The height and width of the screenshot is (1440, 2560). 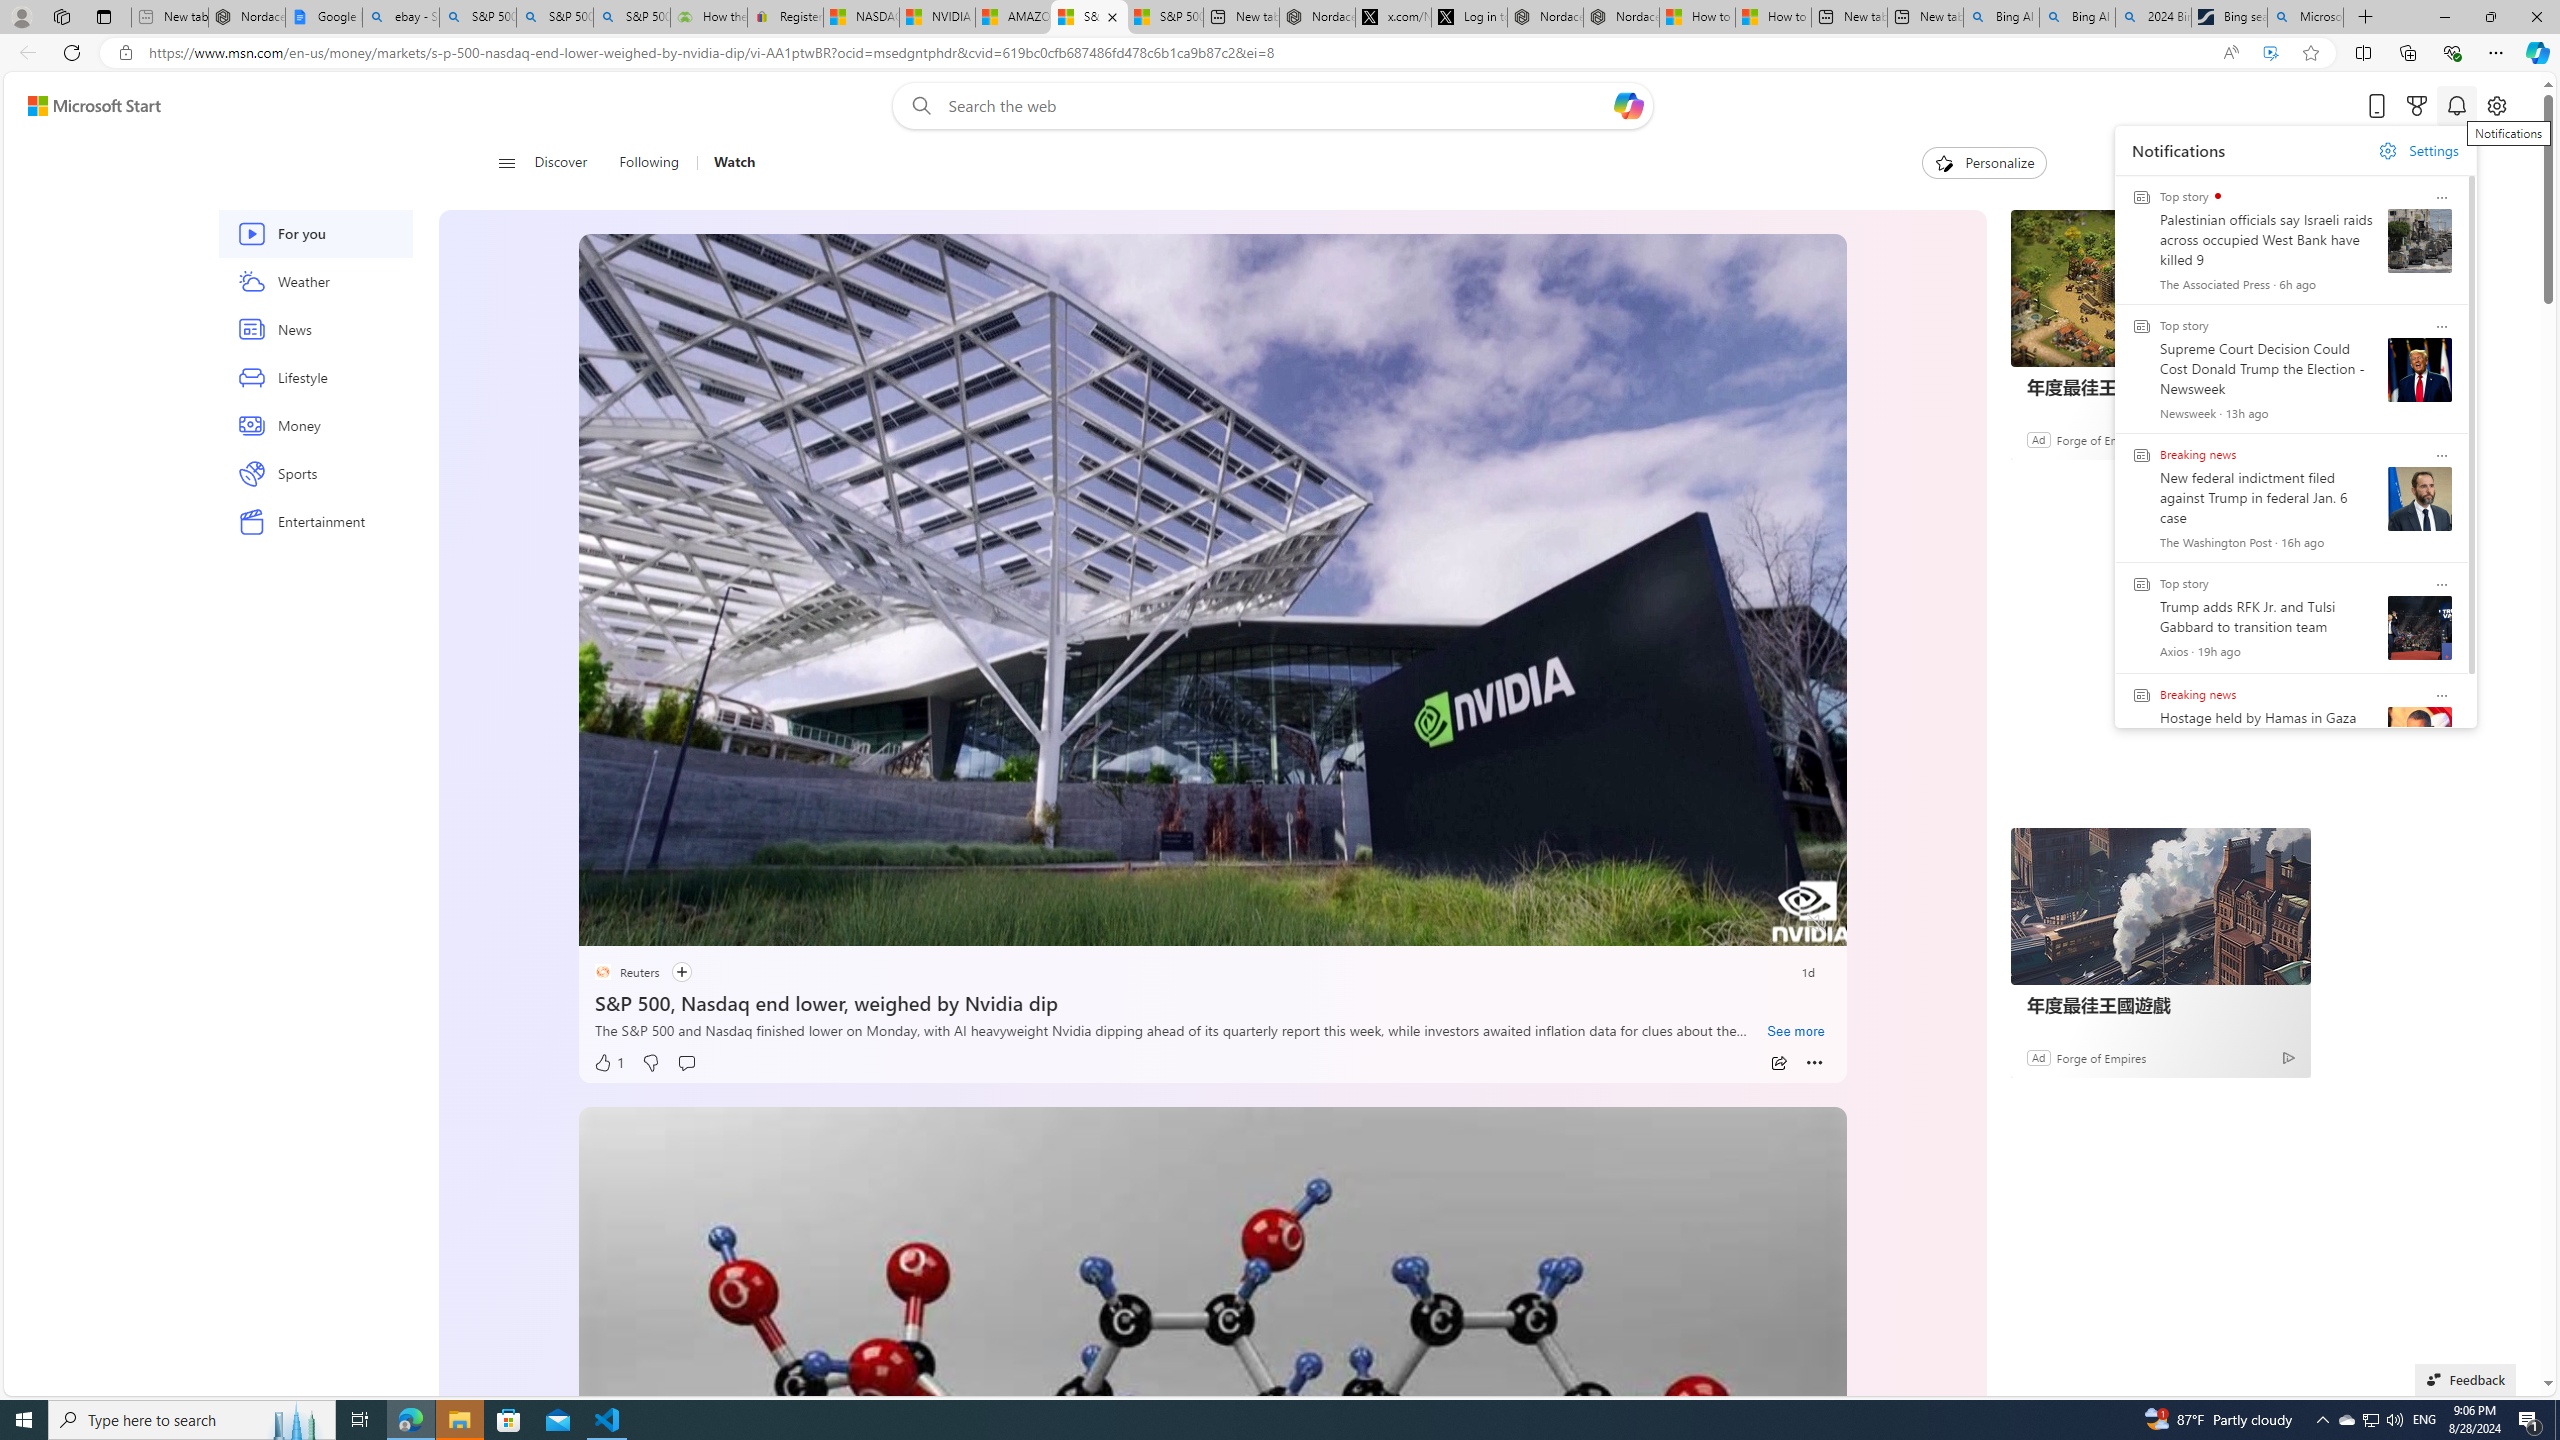 I want to click on 'Share', so click(x=1777, y=1062).